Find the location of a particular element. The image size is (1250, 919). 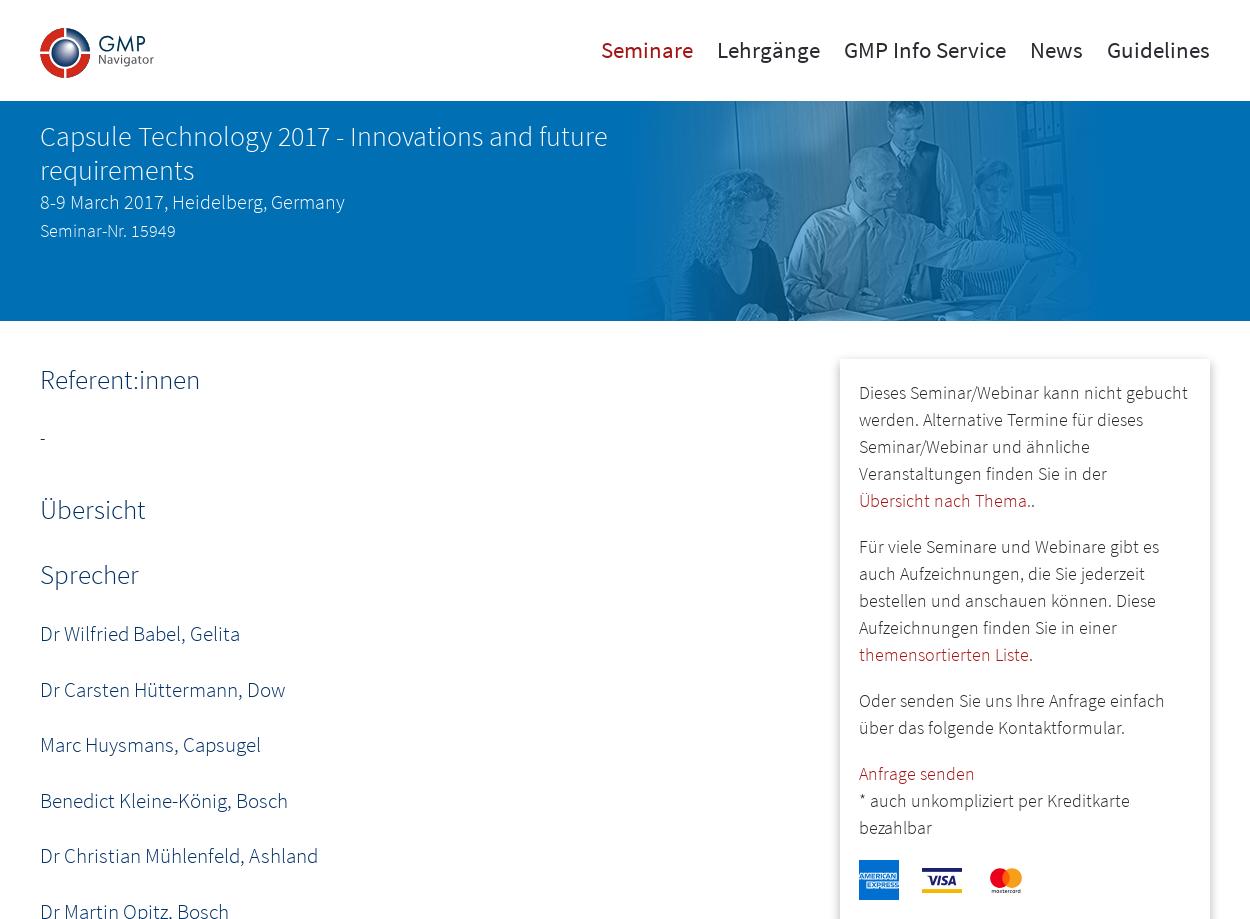

'Anfrage senden' is located at coordinates (858, 773).